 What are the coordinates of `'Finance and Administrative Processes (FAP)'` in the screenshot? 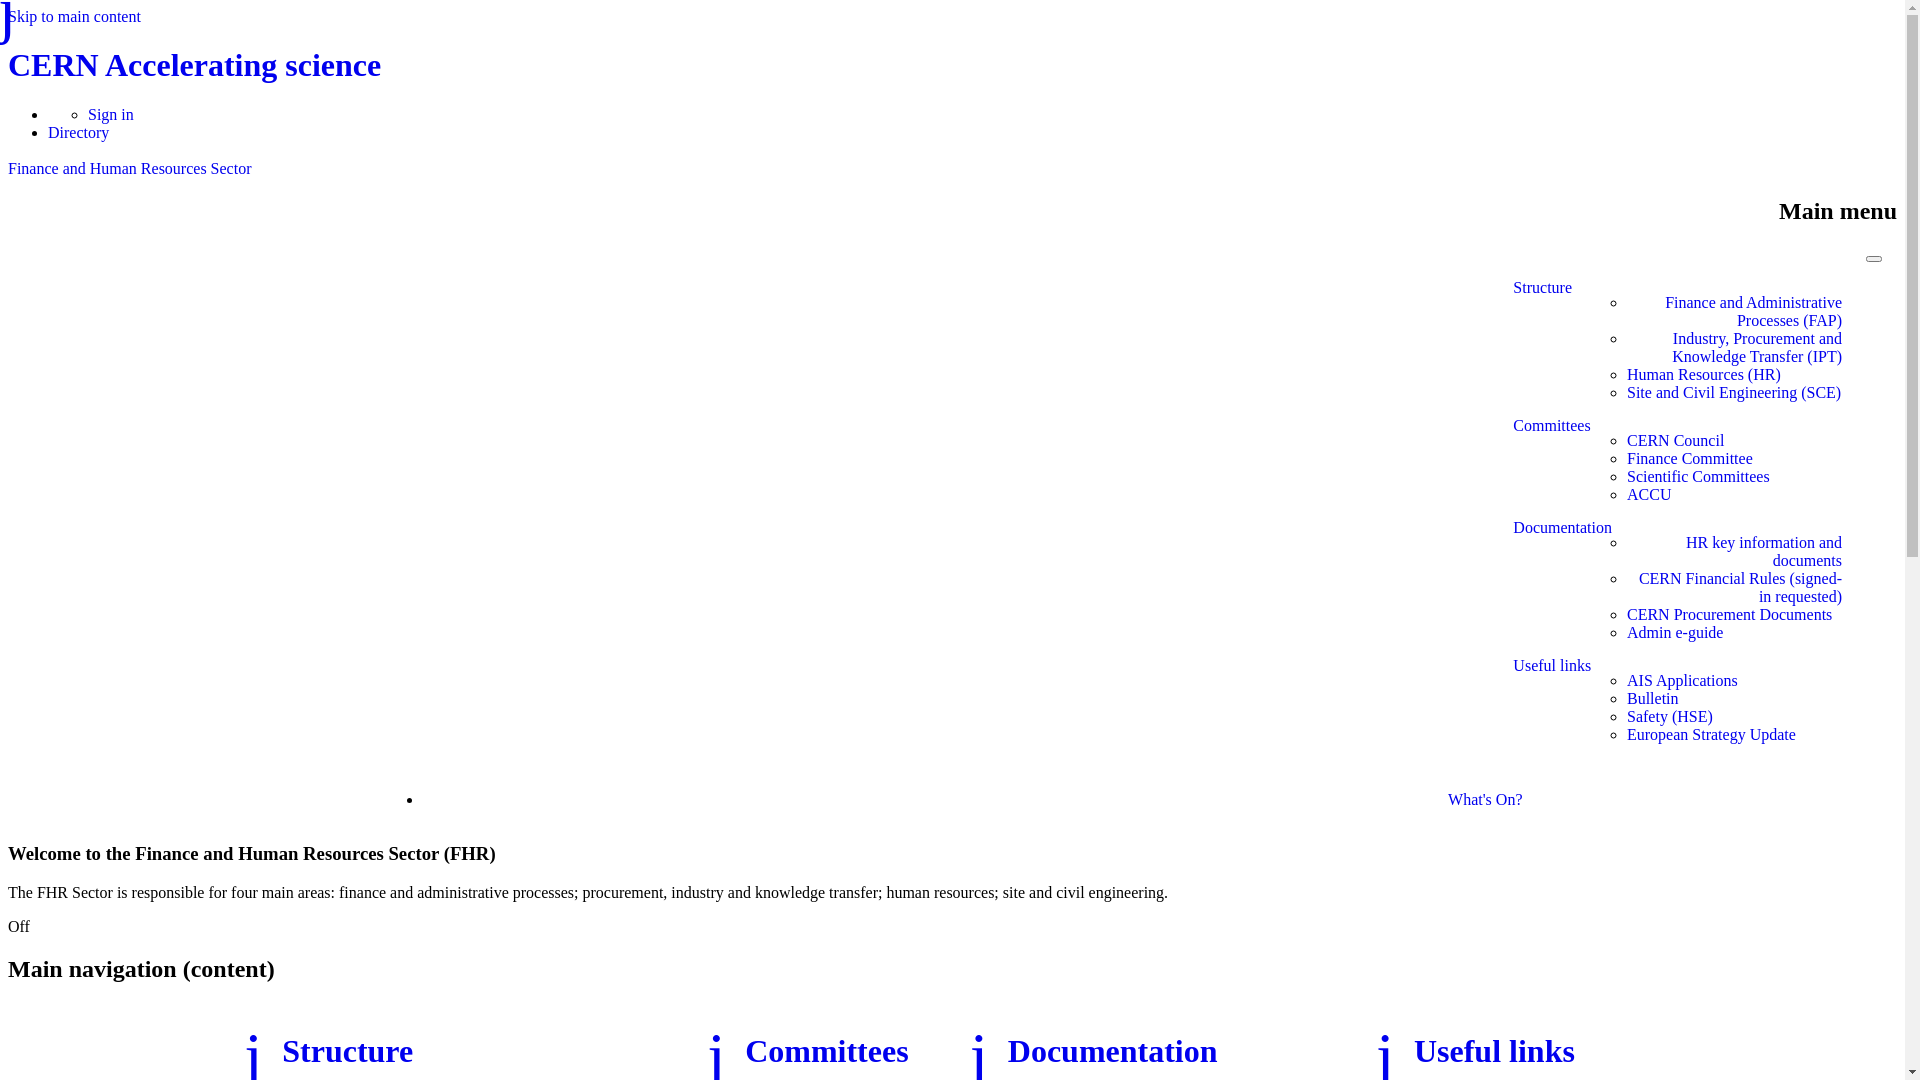 It's located at (1627, 312).